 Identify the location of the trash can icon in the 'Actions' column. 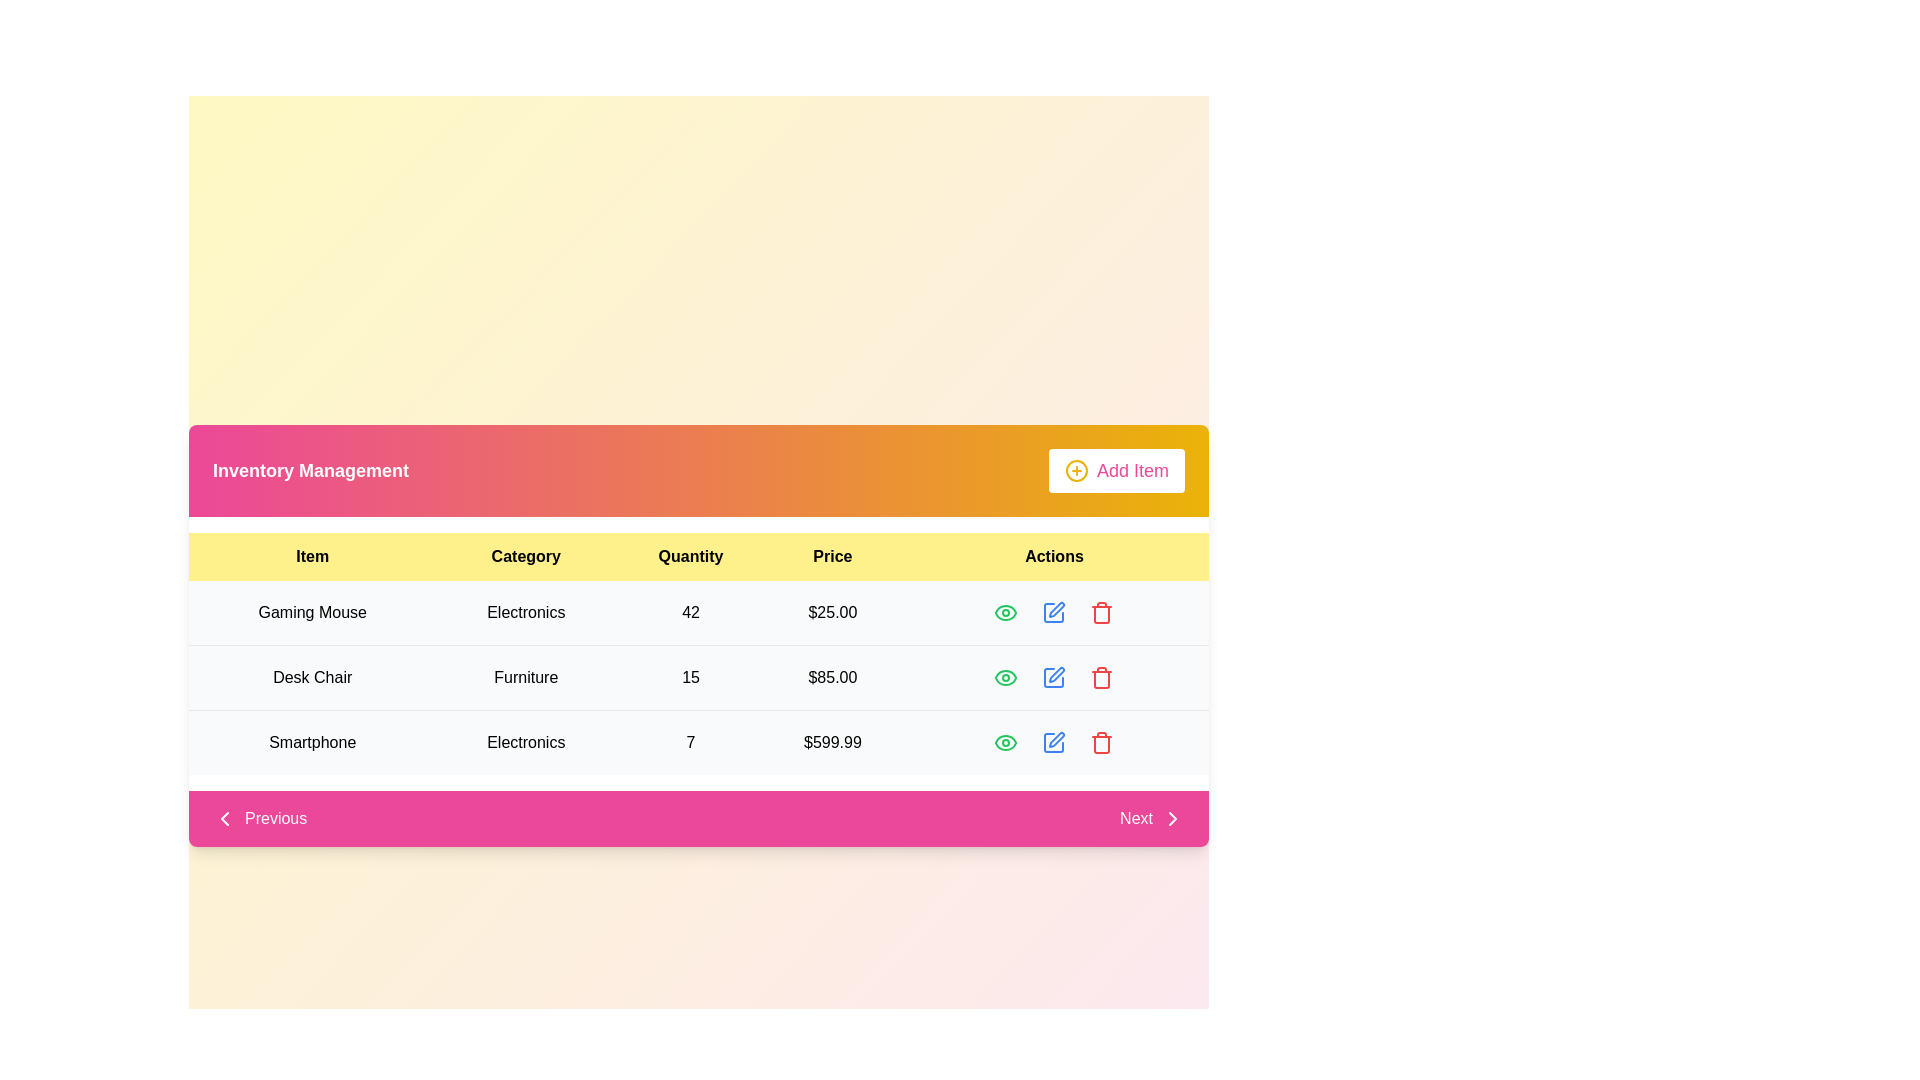
(1101, 613).